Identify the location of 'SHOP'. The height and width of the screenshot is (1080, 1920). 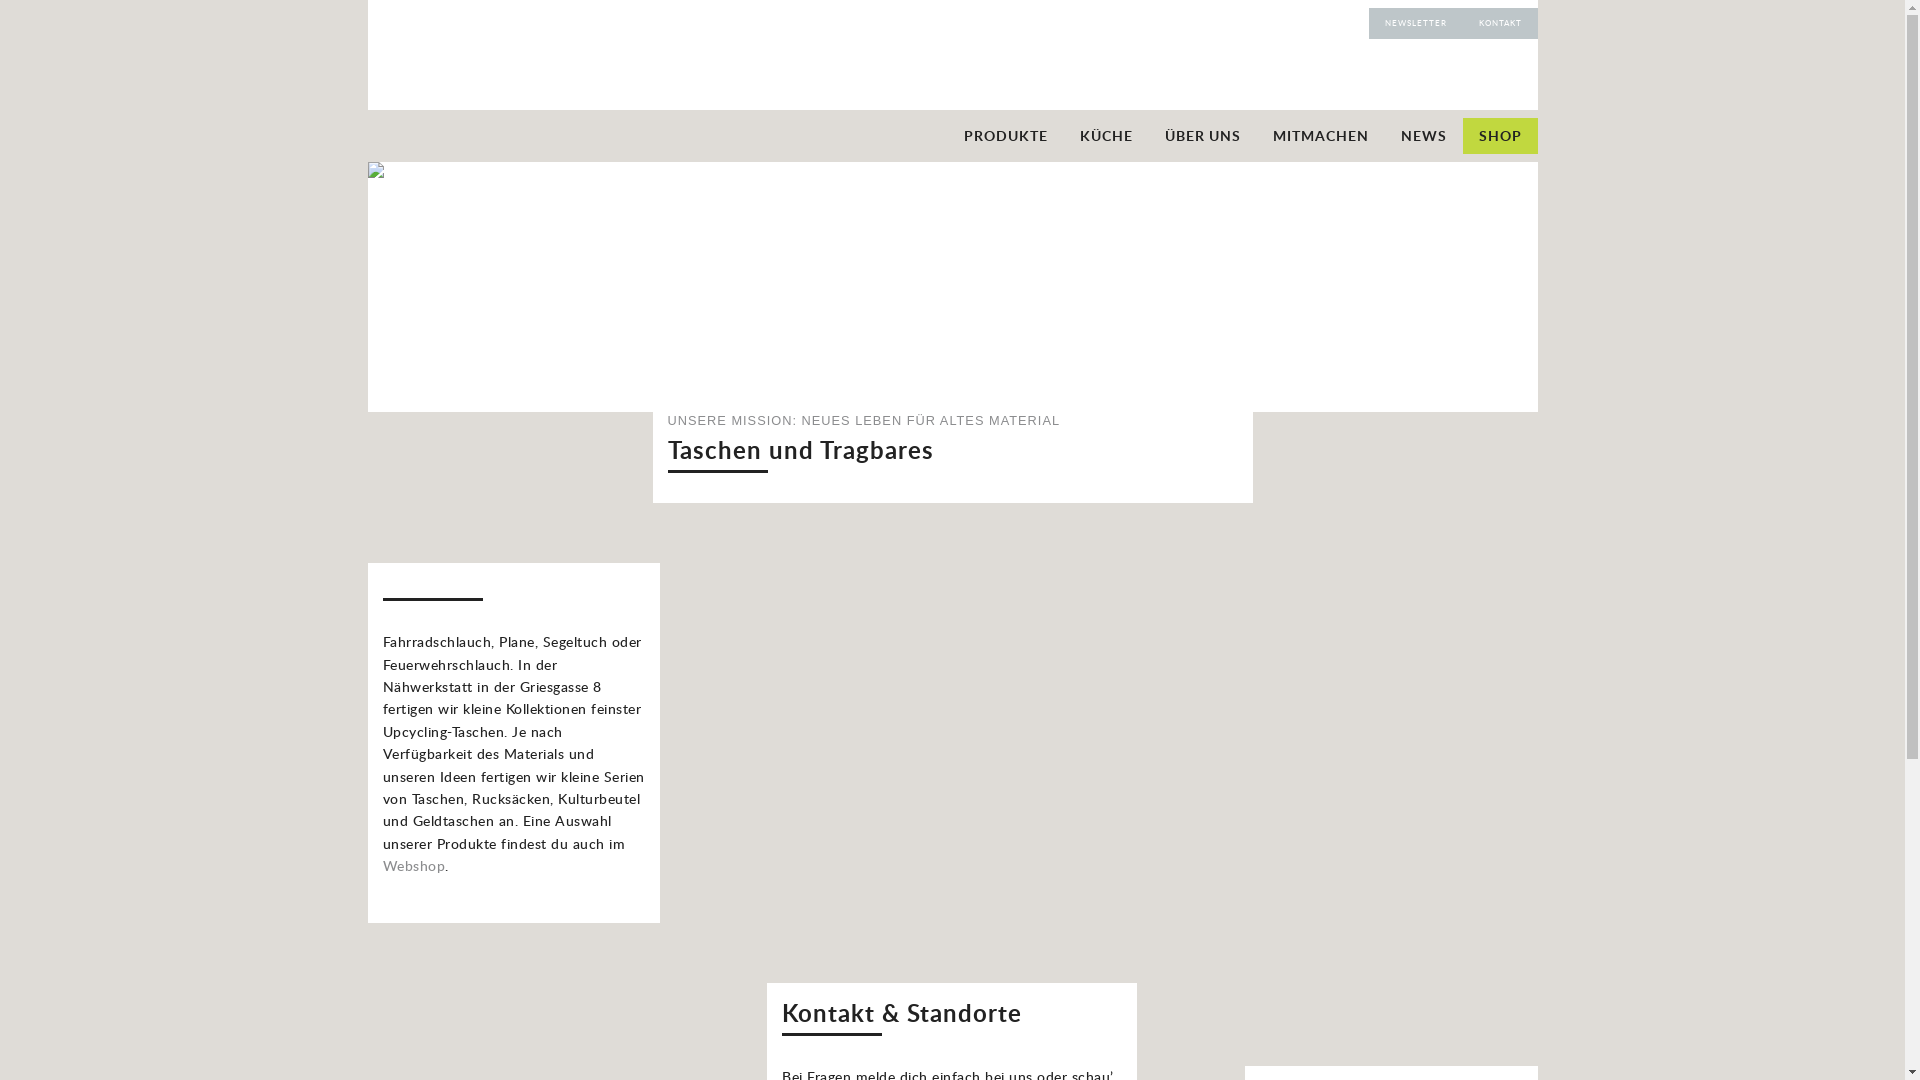
(1499, 135).